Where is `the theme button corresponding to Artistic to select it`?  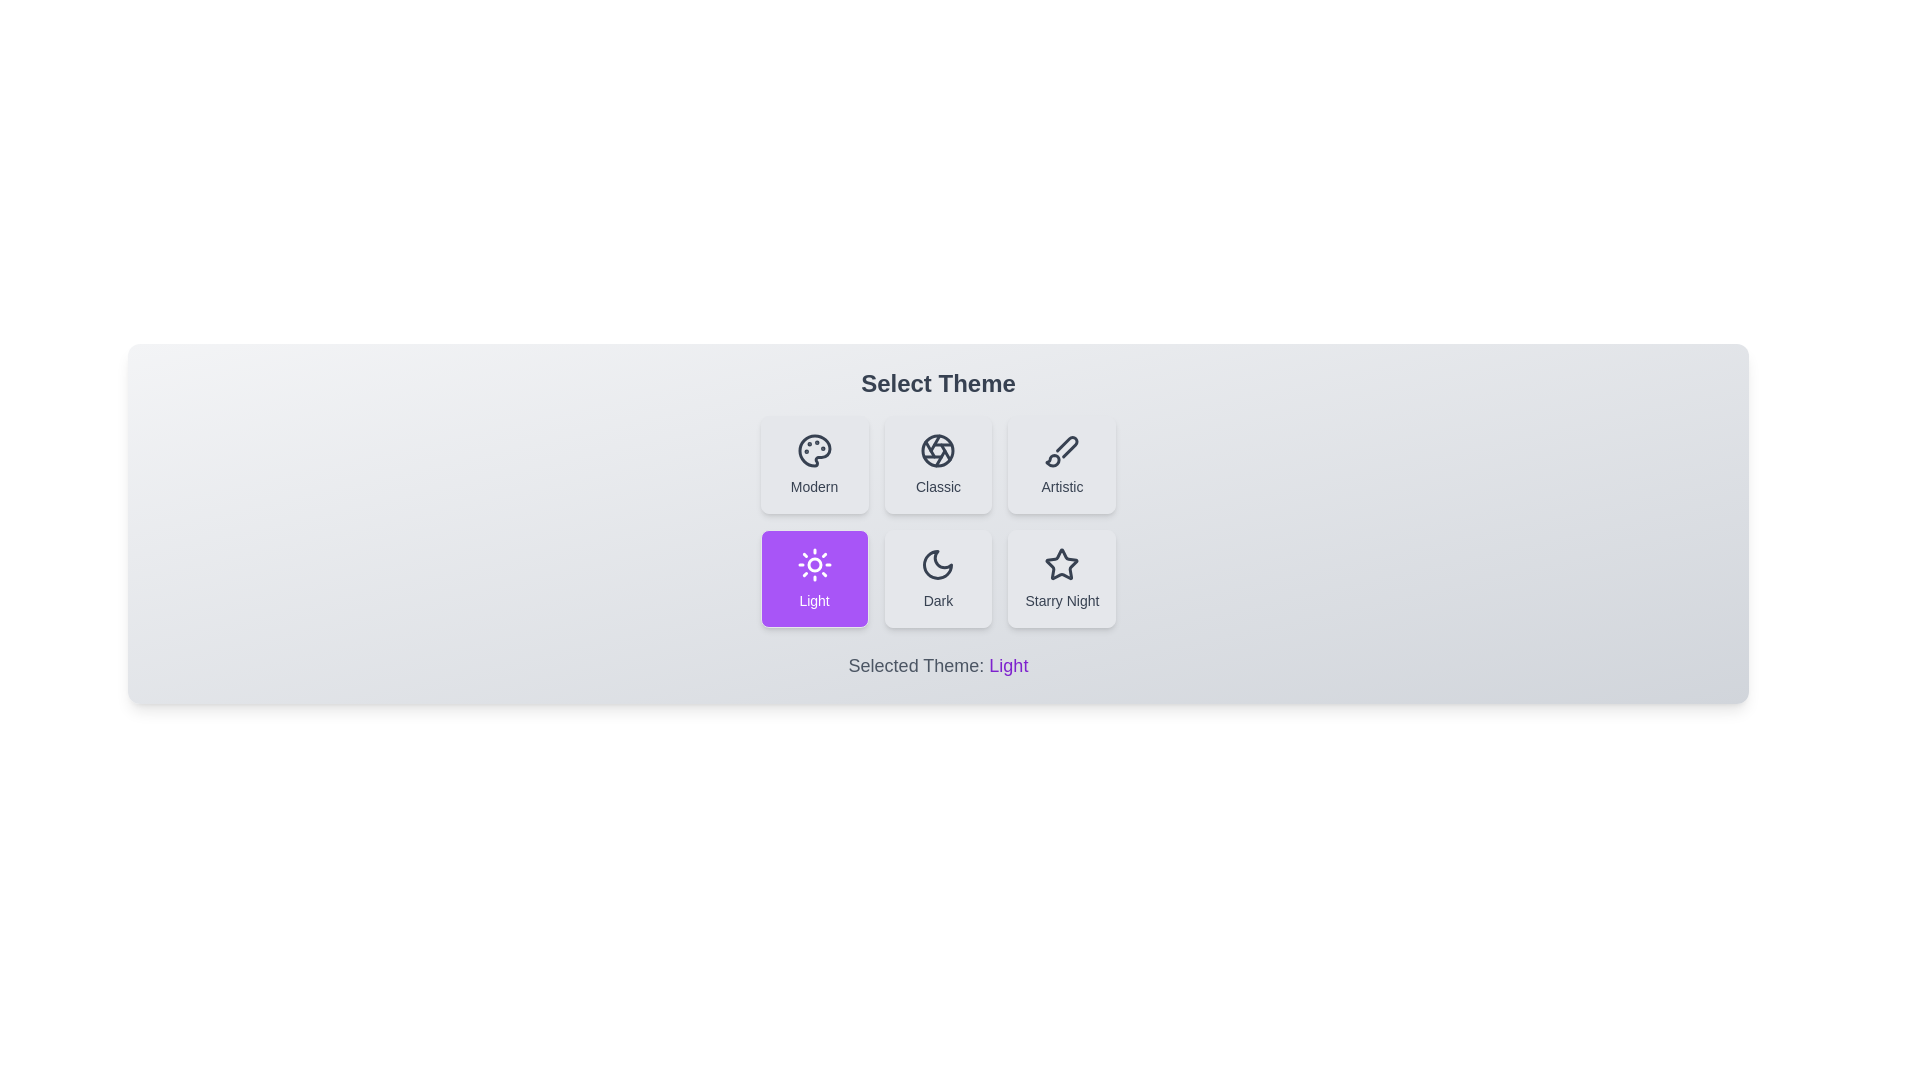 the theme button corresponding to Artistic to select it is located at coordinates (1061, 465).